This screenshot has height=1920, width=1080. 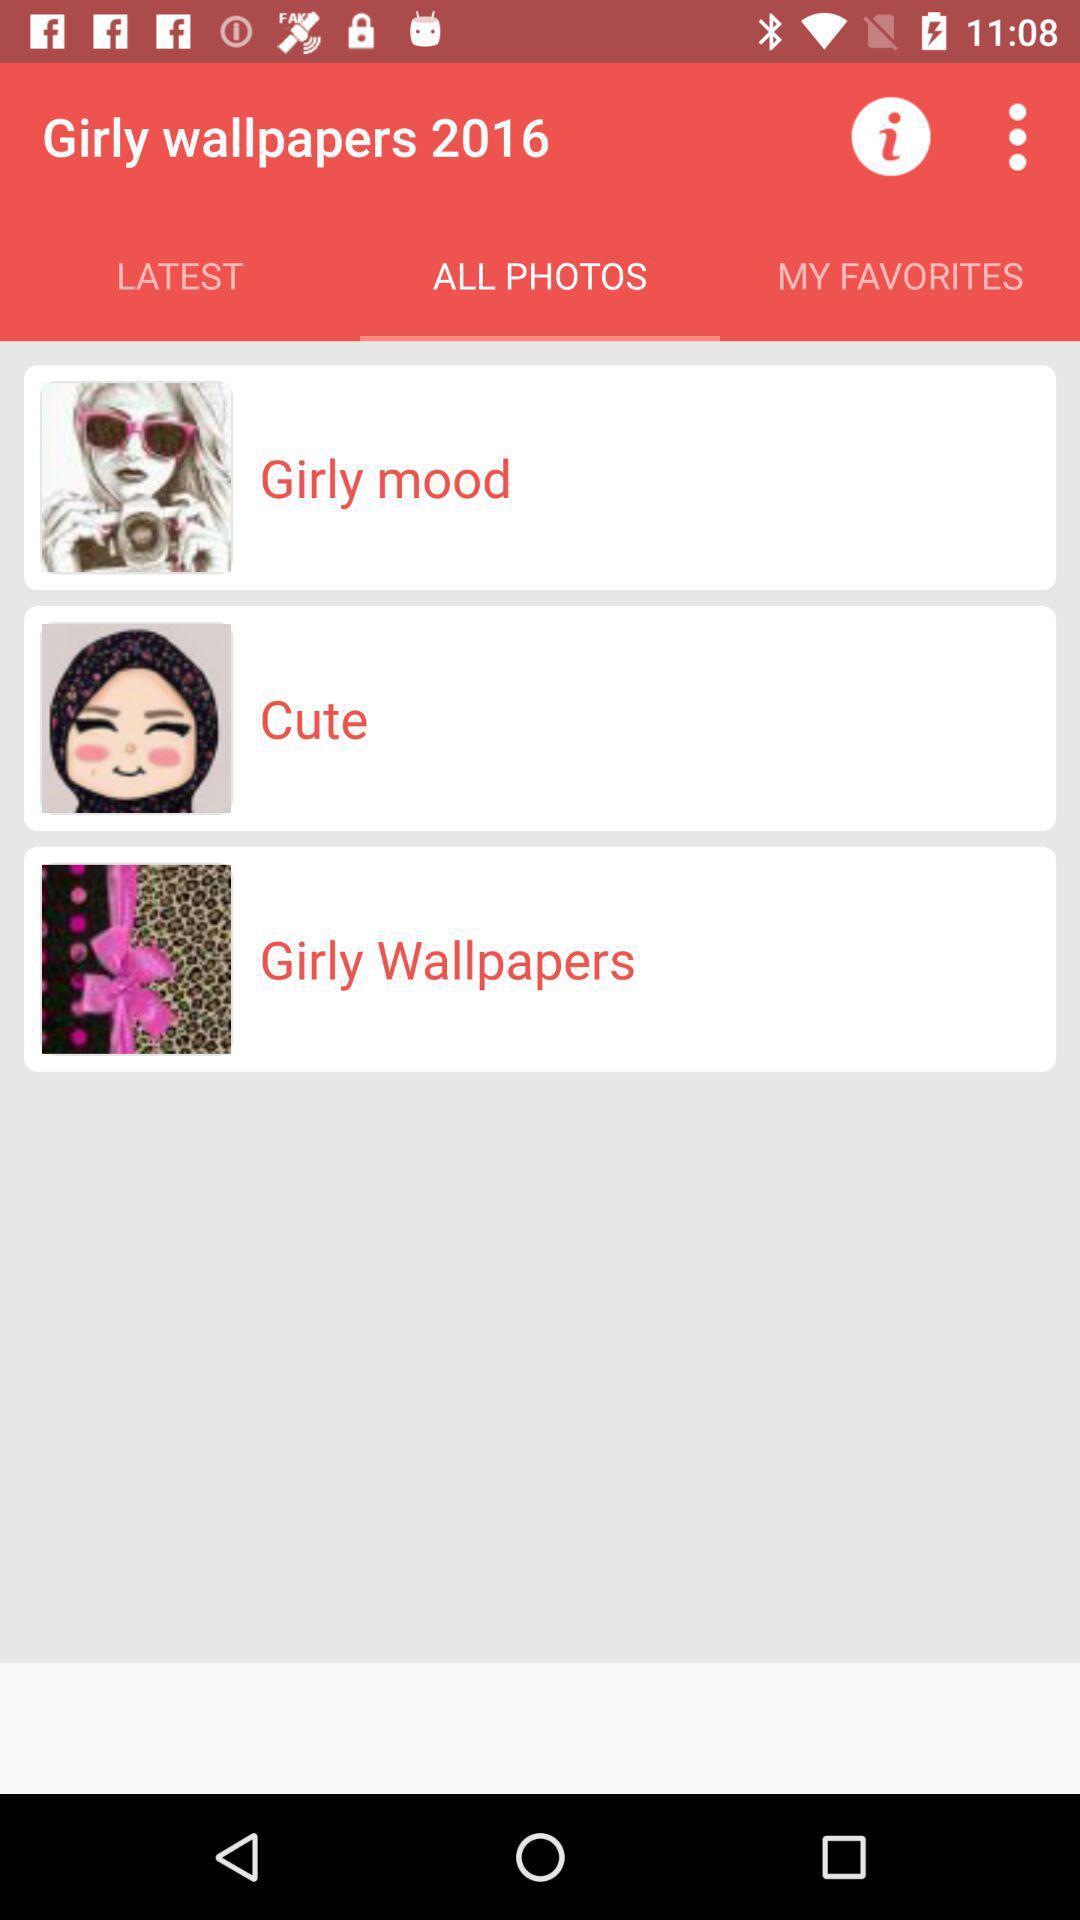 I want to click on the icon above girly wallpapers icon, so click(x=313, y=718).